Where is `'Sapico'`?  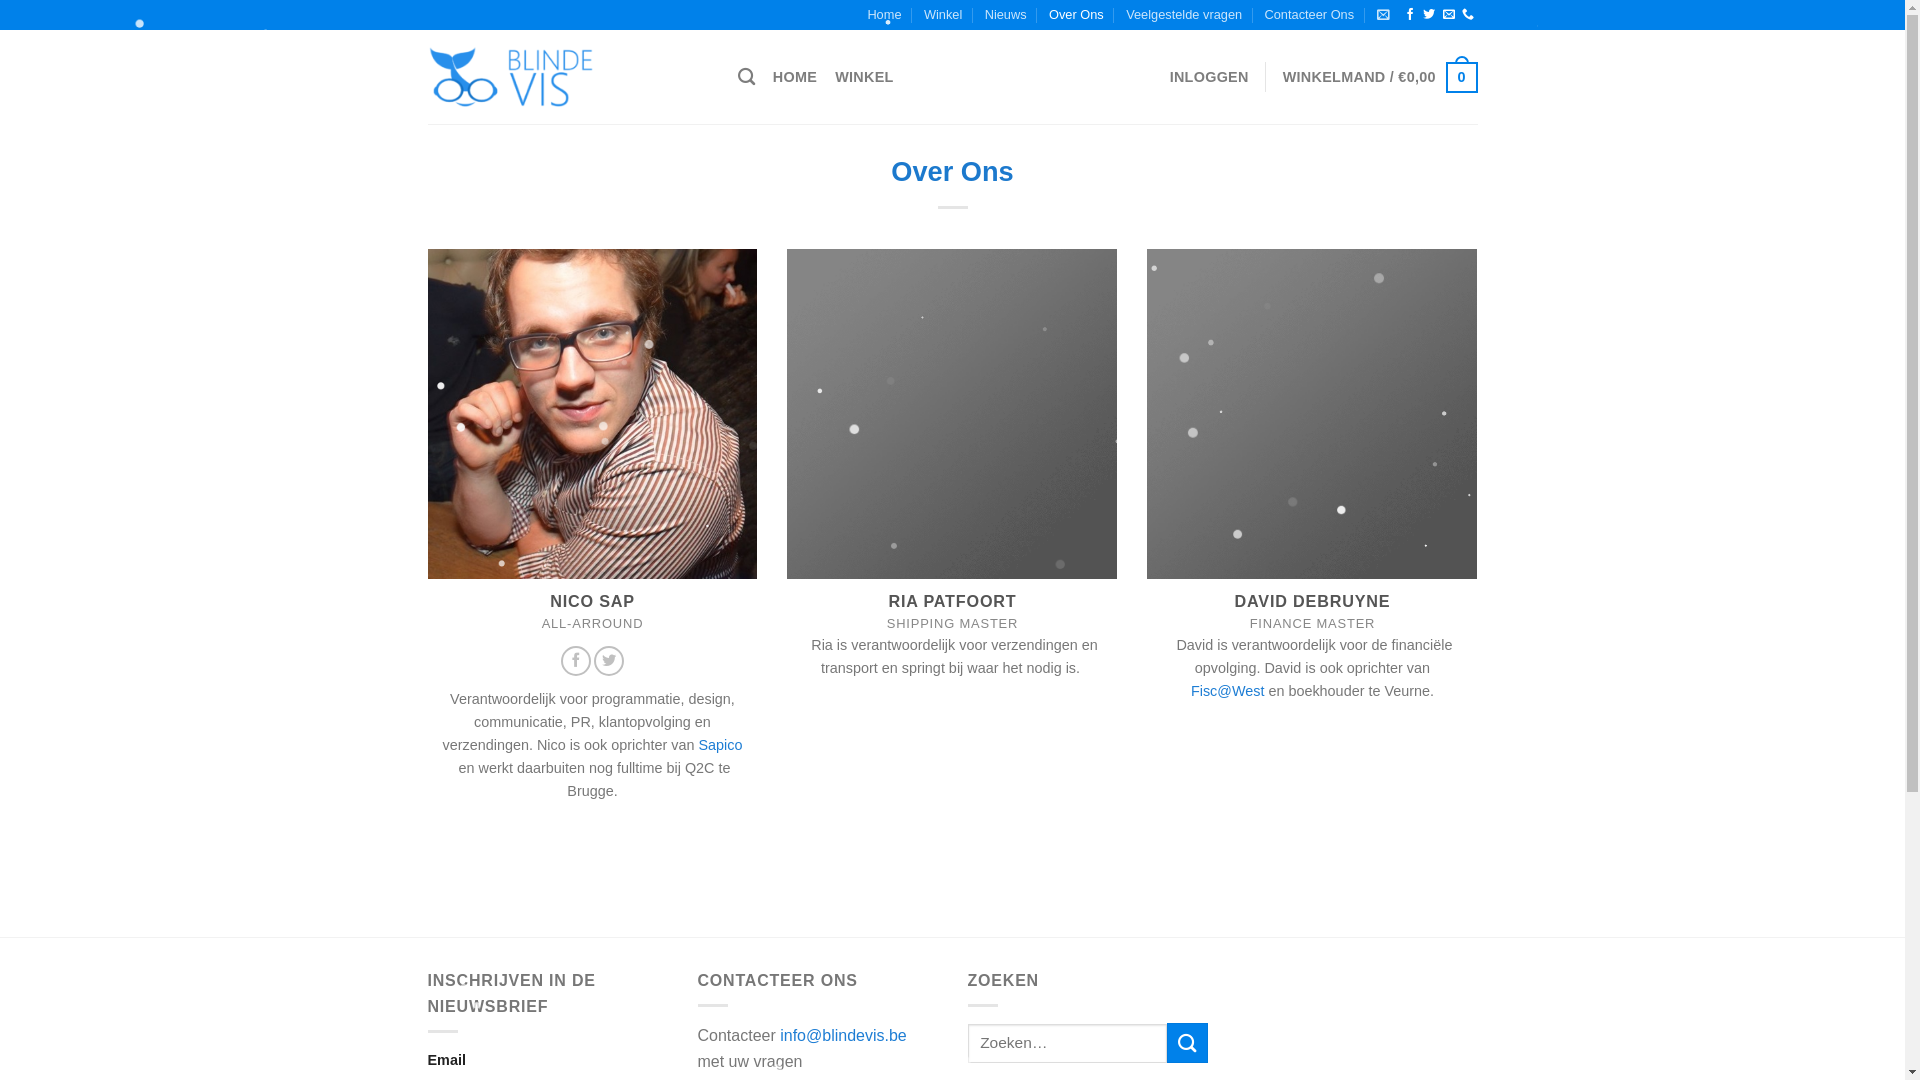 'Sapico' is located at coordinates (720, 745).